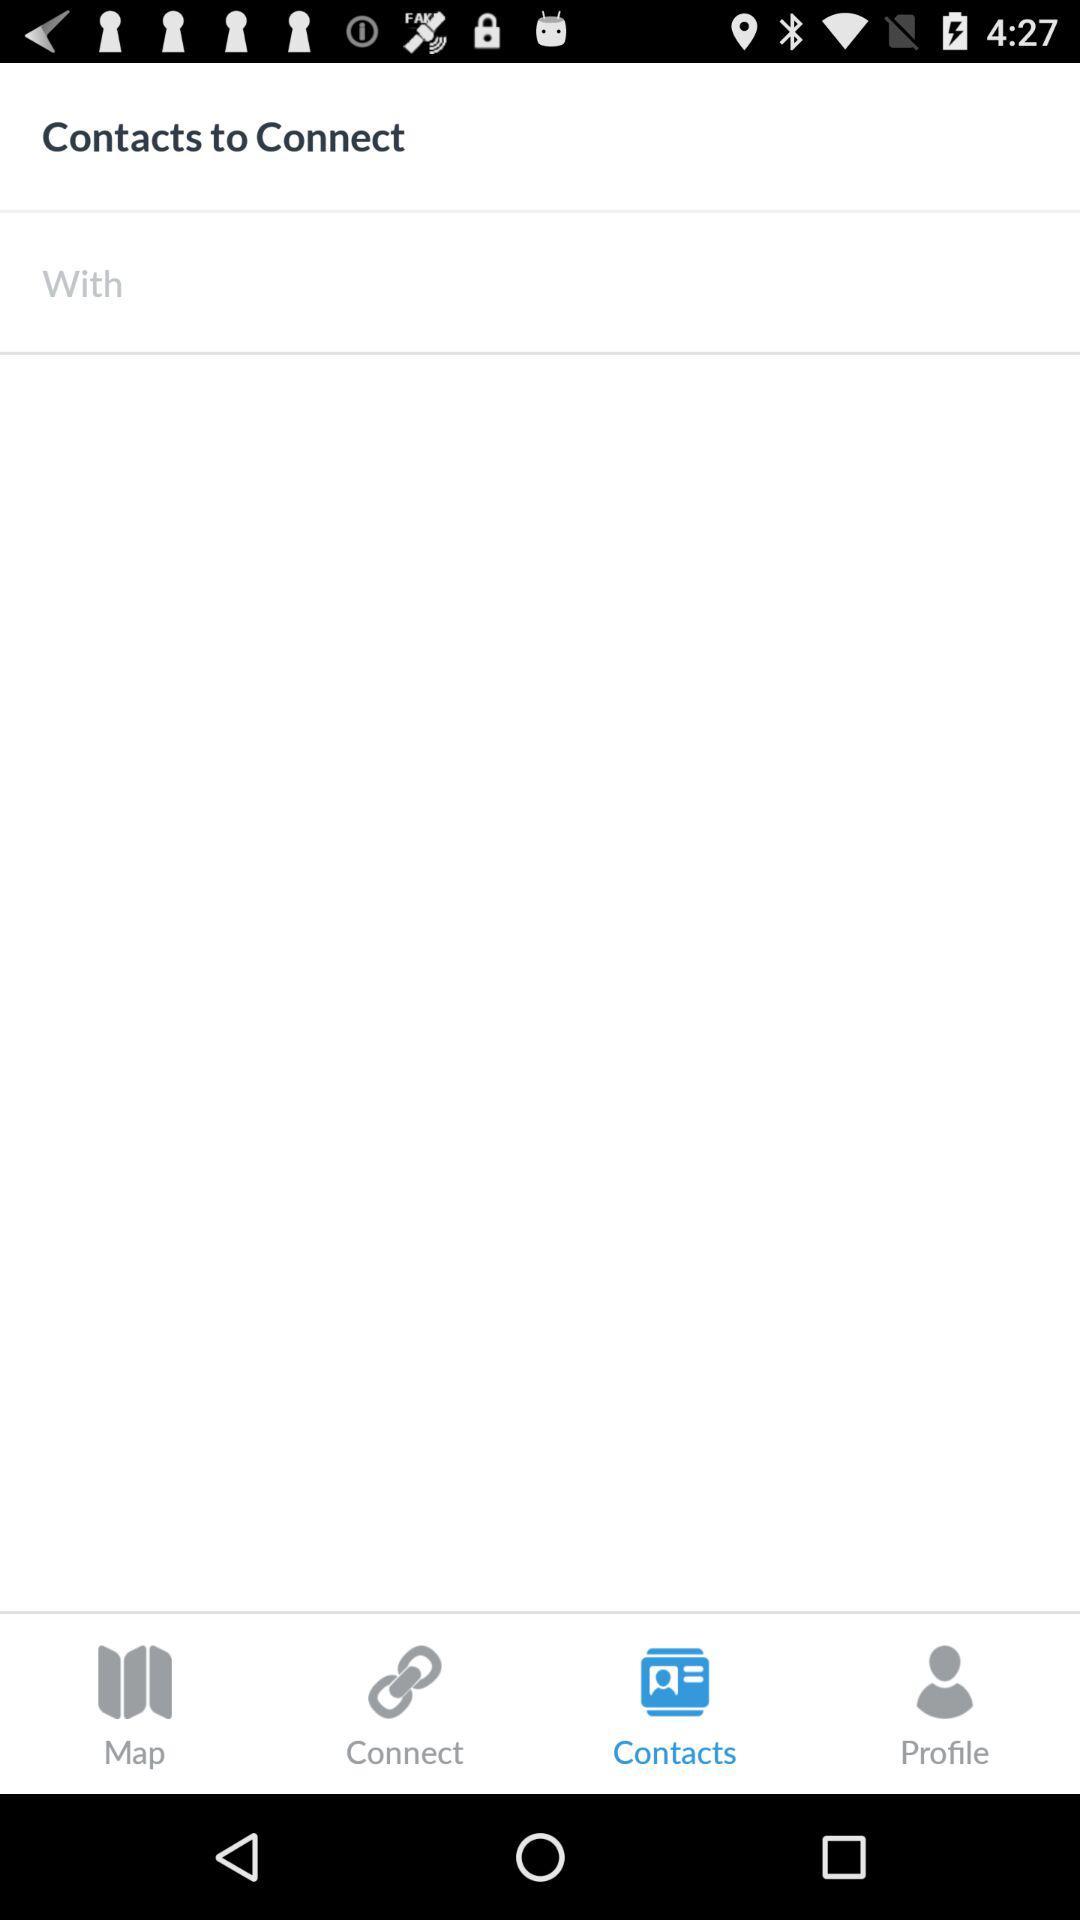 The width and height of the screenshot is (1080, 1920). I want to click on the, so click(600, 281).